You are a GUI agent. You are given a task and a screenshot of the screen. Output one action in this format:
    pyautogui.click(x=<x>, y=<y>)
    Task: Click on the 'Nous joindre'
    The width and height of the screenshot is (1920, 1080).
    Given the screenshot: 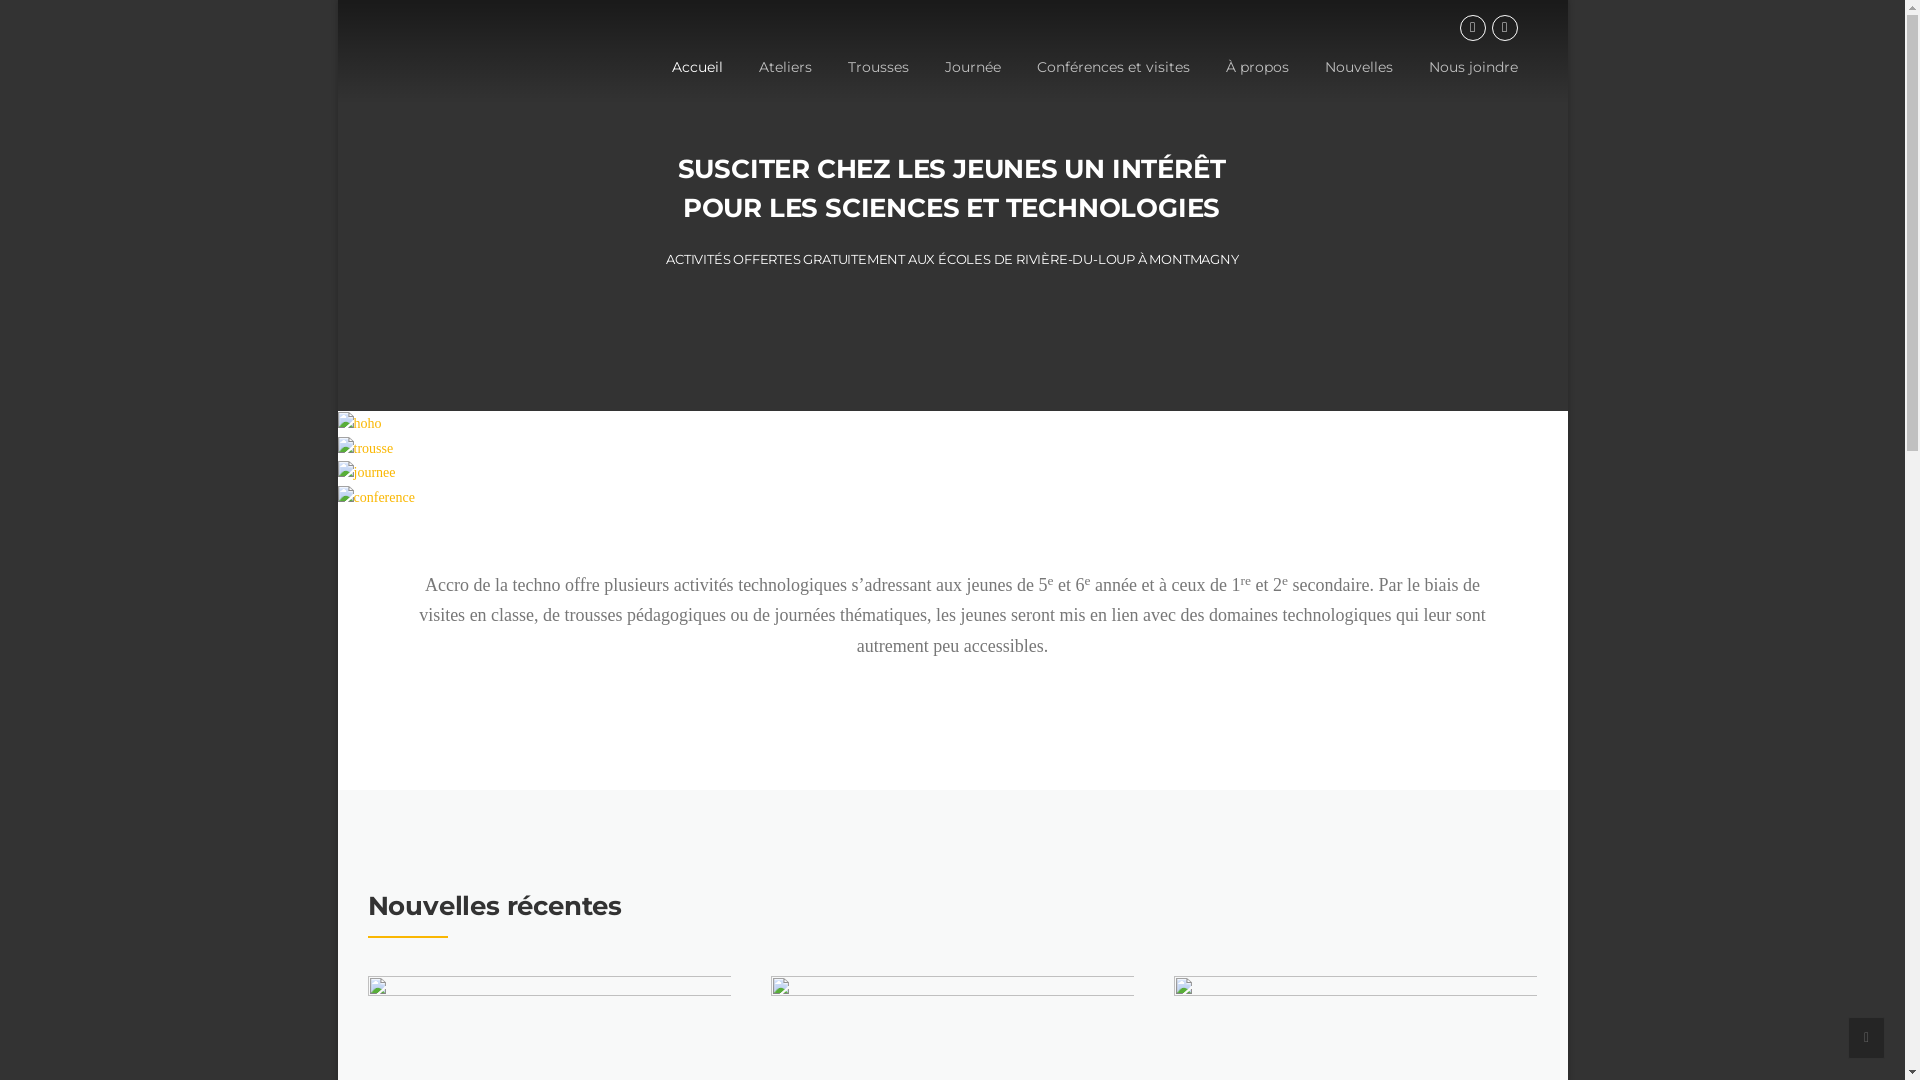 What is the action you would take?
    pyautogui.click(x=1409, y=82)
    